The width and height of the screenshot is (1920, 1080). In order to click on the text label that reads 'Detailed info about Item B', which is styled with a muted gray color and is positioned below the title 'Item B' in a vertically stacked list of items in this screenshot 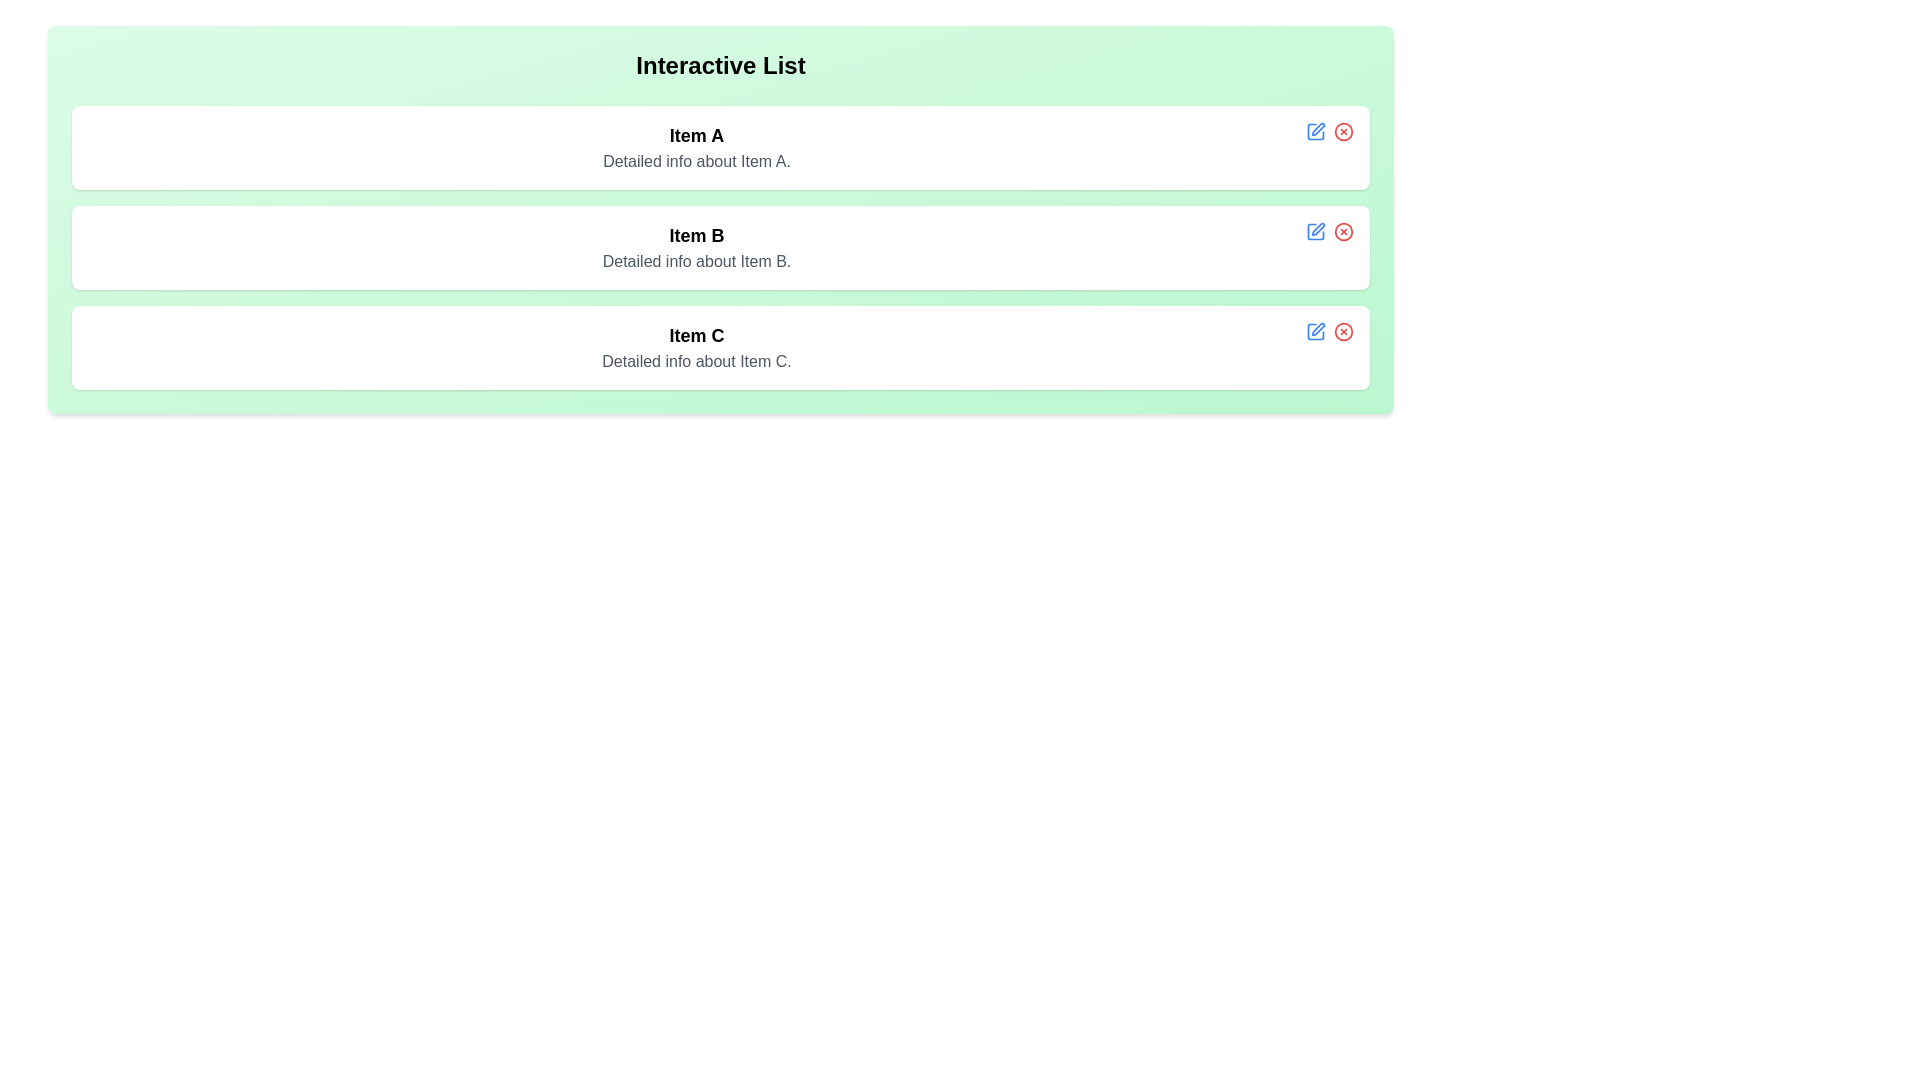, I will do `click(696, 261)`.